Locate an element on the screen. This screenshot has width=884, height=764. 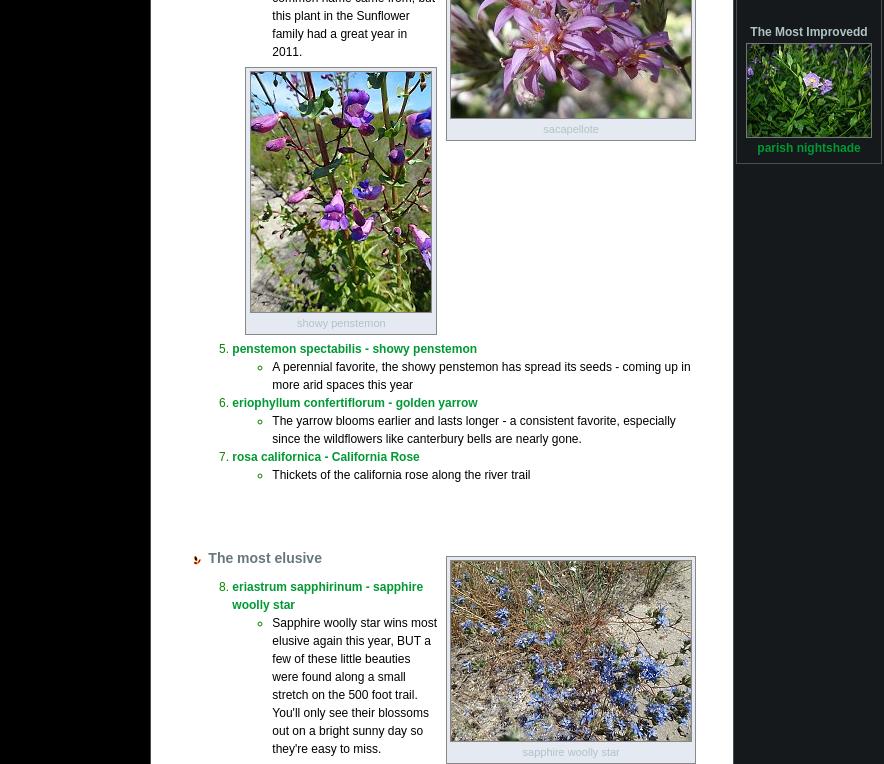
'sapphire woolly star' is located at coordinates (522, 751).